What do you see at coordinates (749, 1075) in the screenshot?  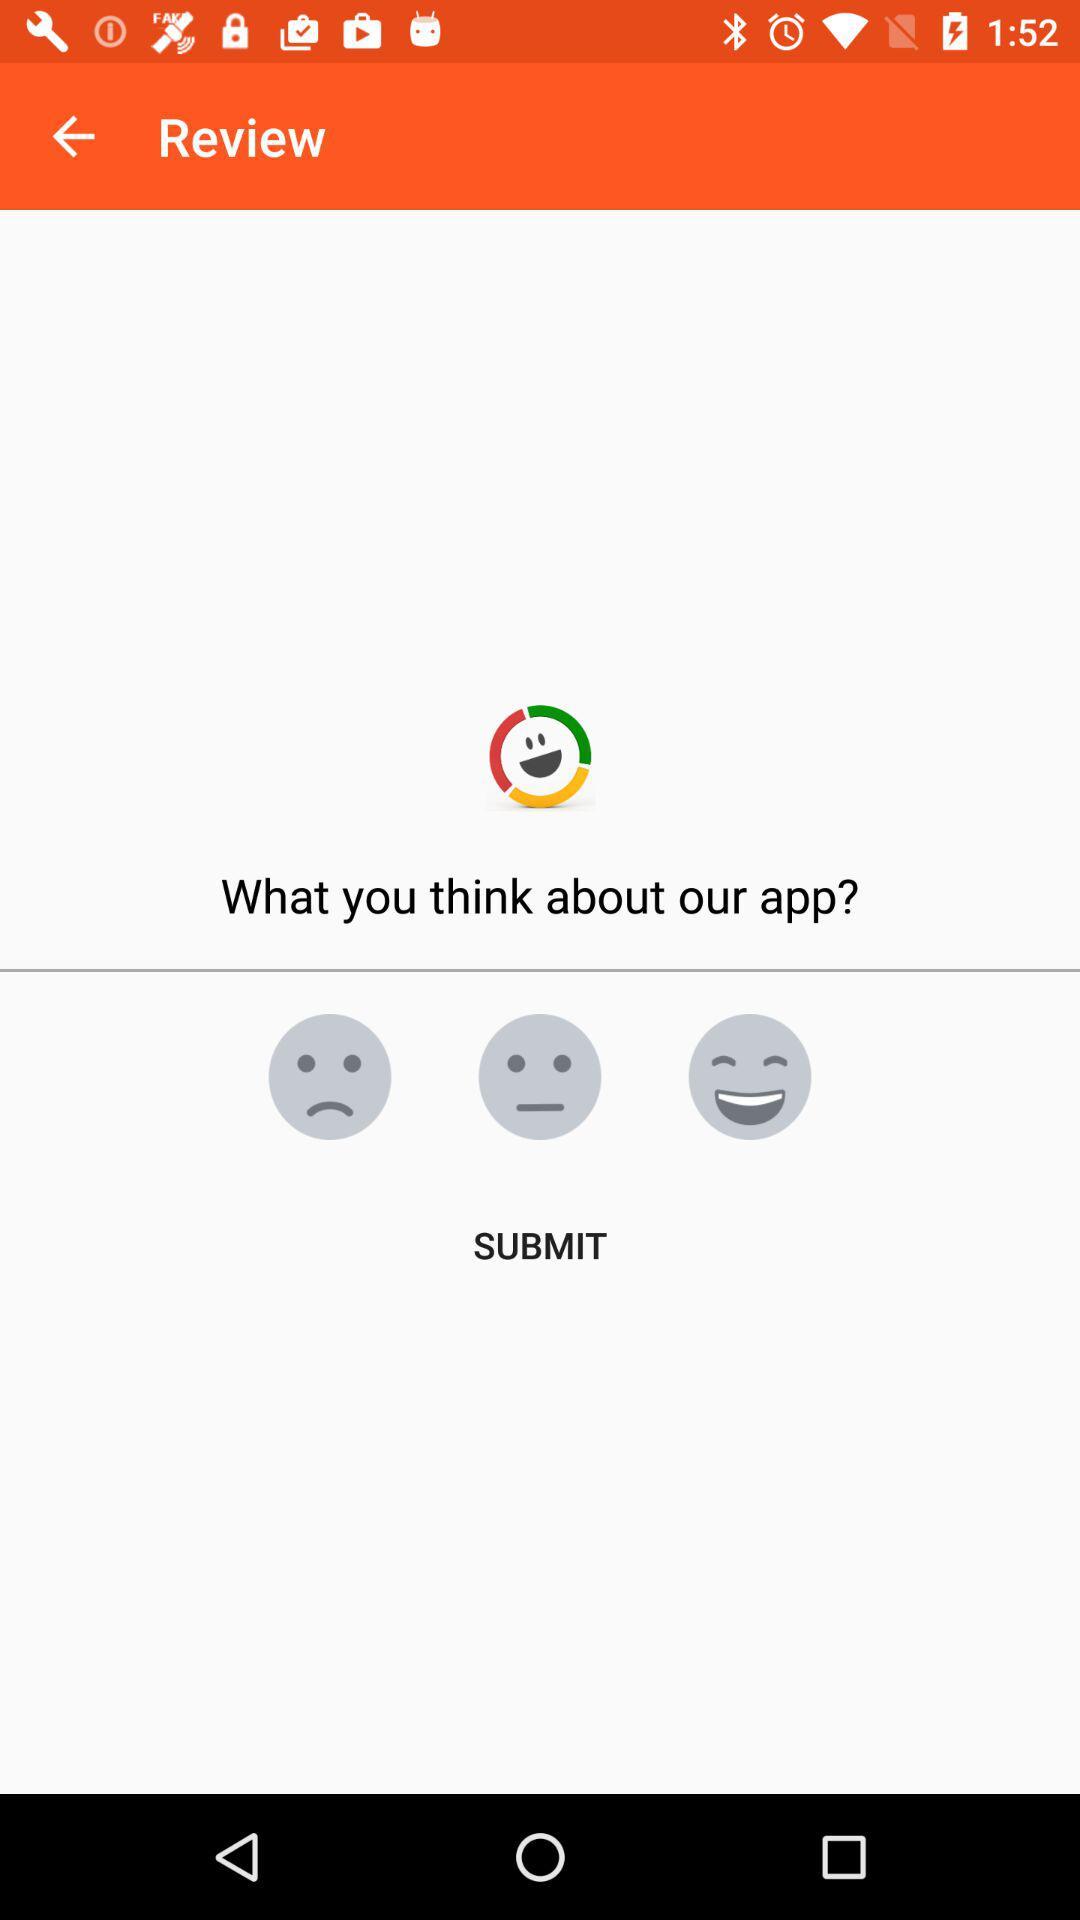 I see `the icon above the submit icon` at bounding box center [749, 1075].